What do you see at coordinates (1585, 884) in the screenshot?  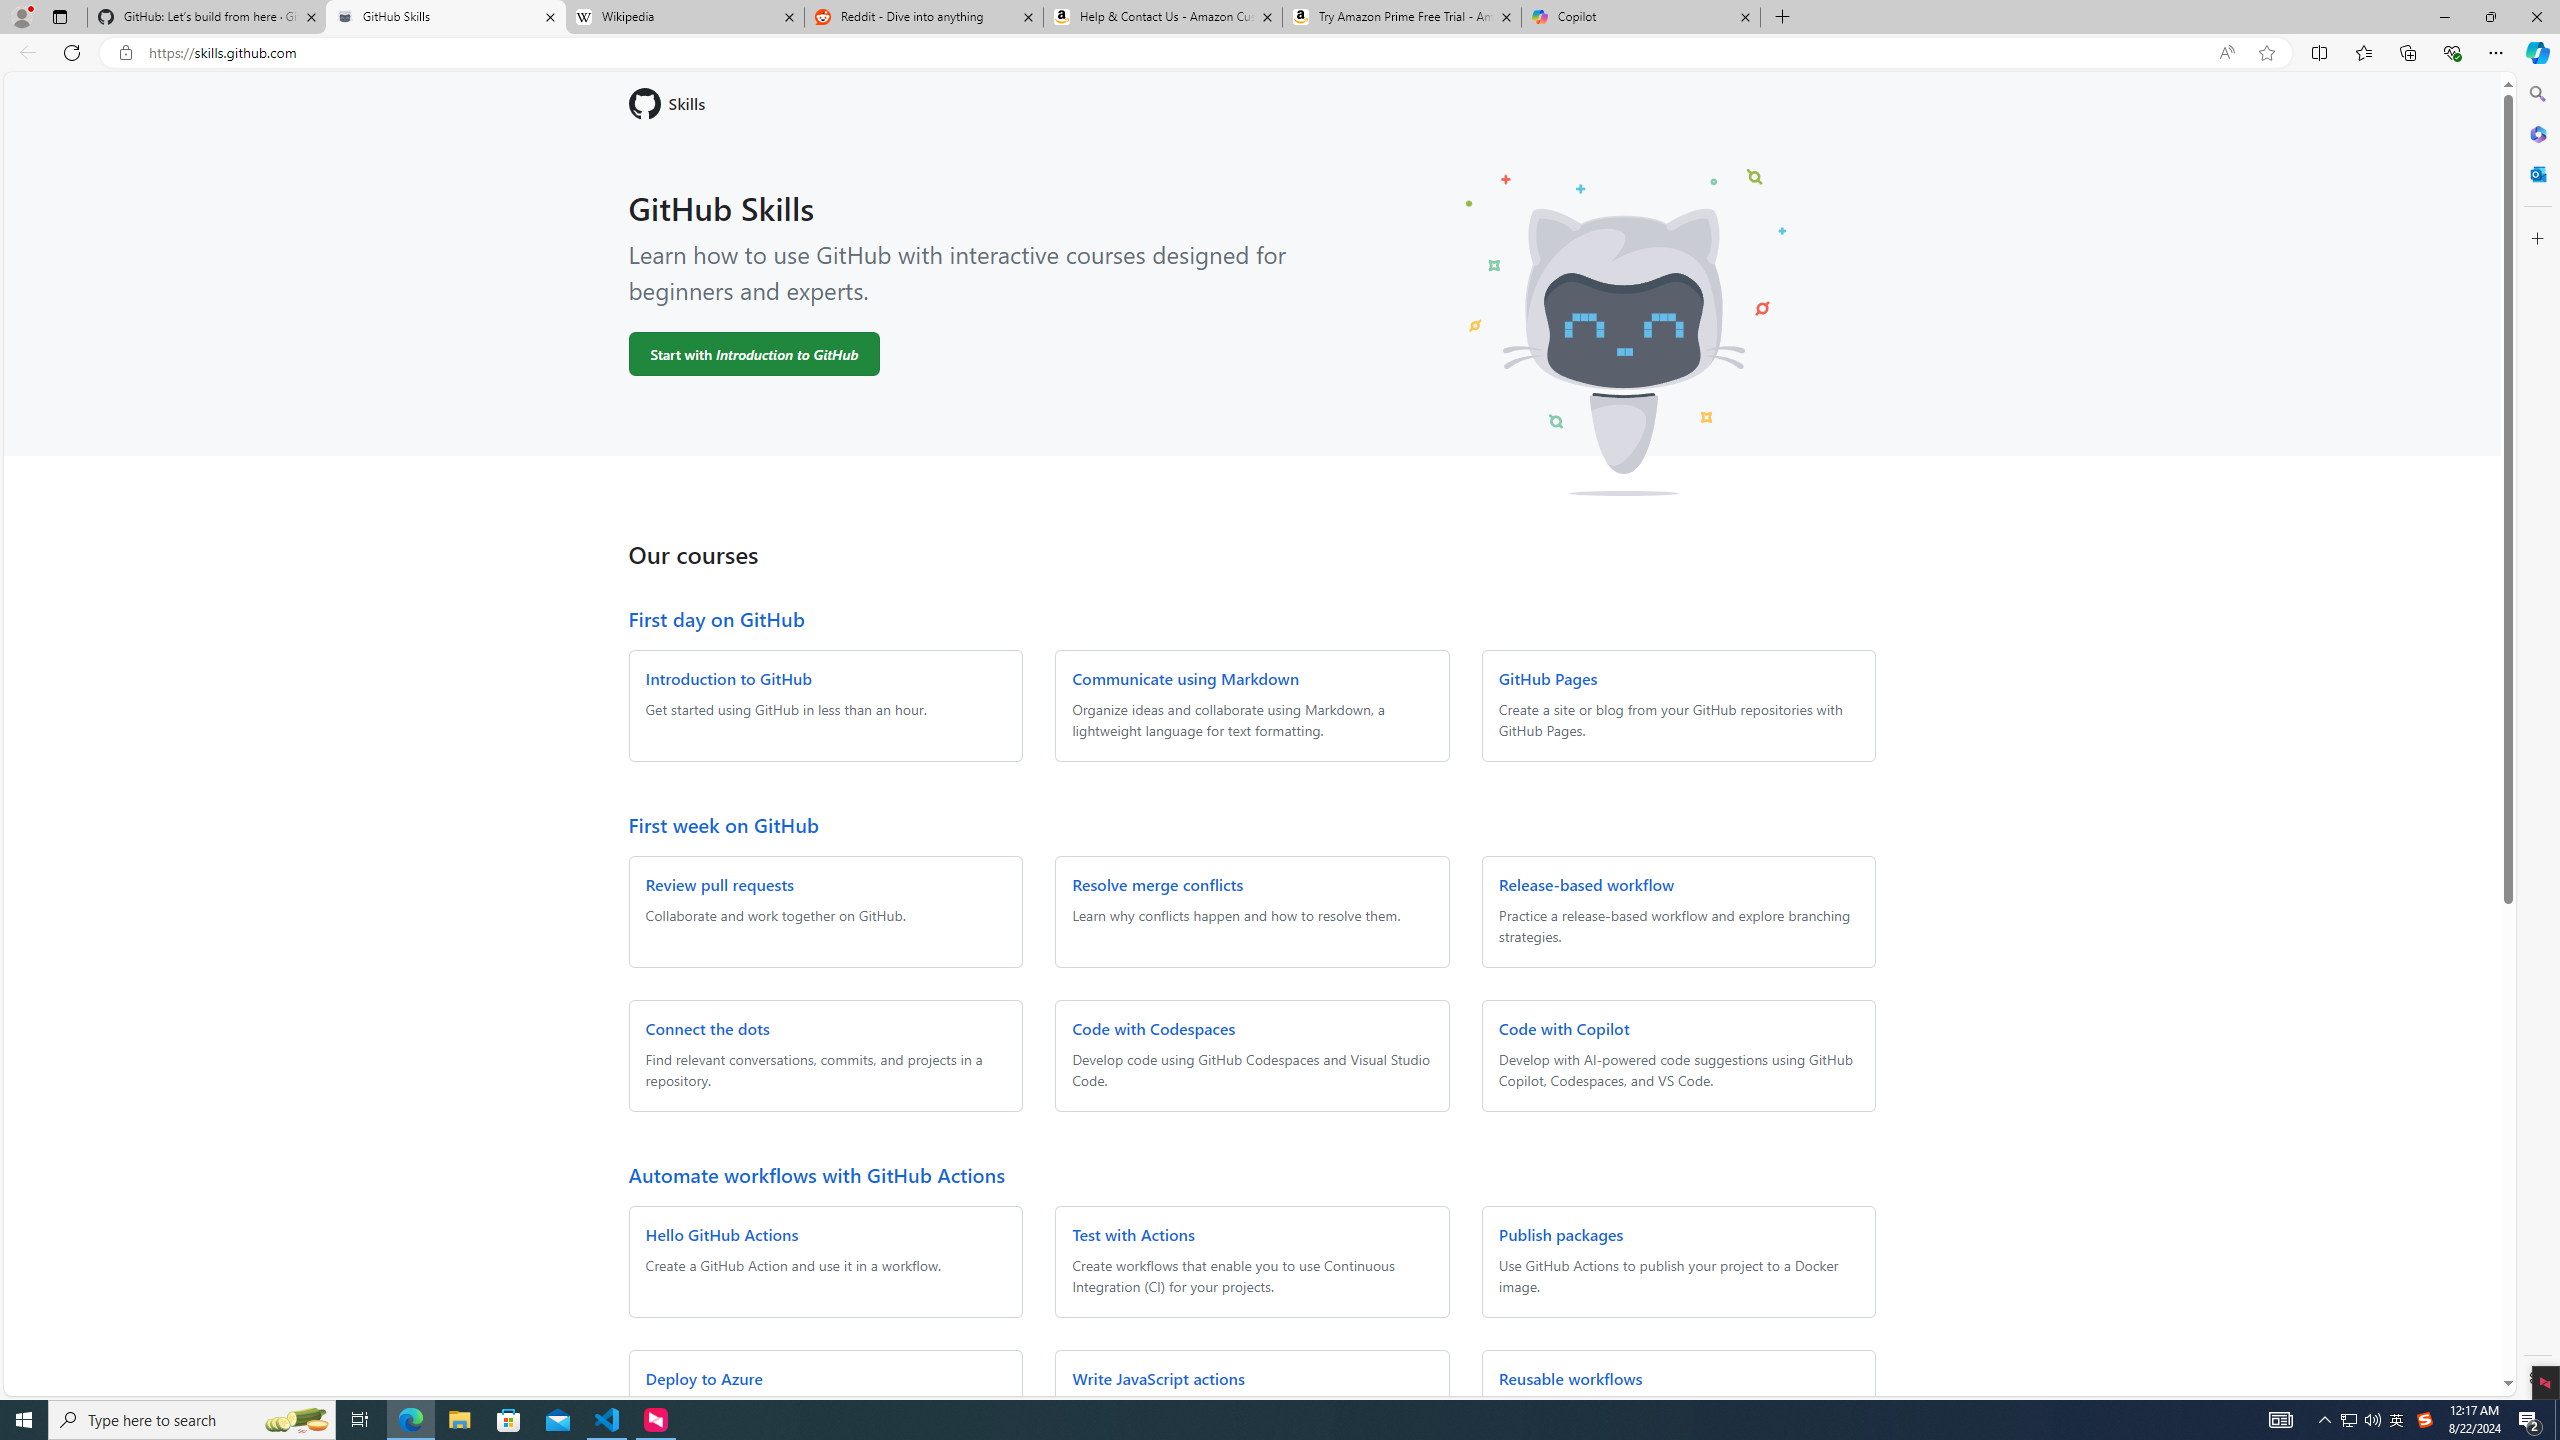 I see `'Release-based workflow'` at bounding box center [1585, 884].